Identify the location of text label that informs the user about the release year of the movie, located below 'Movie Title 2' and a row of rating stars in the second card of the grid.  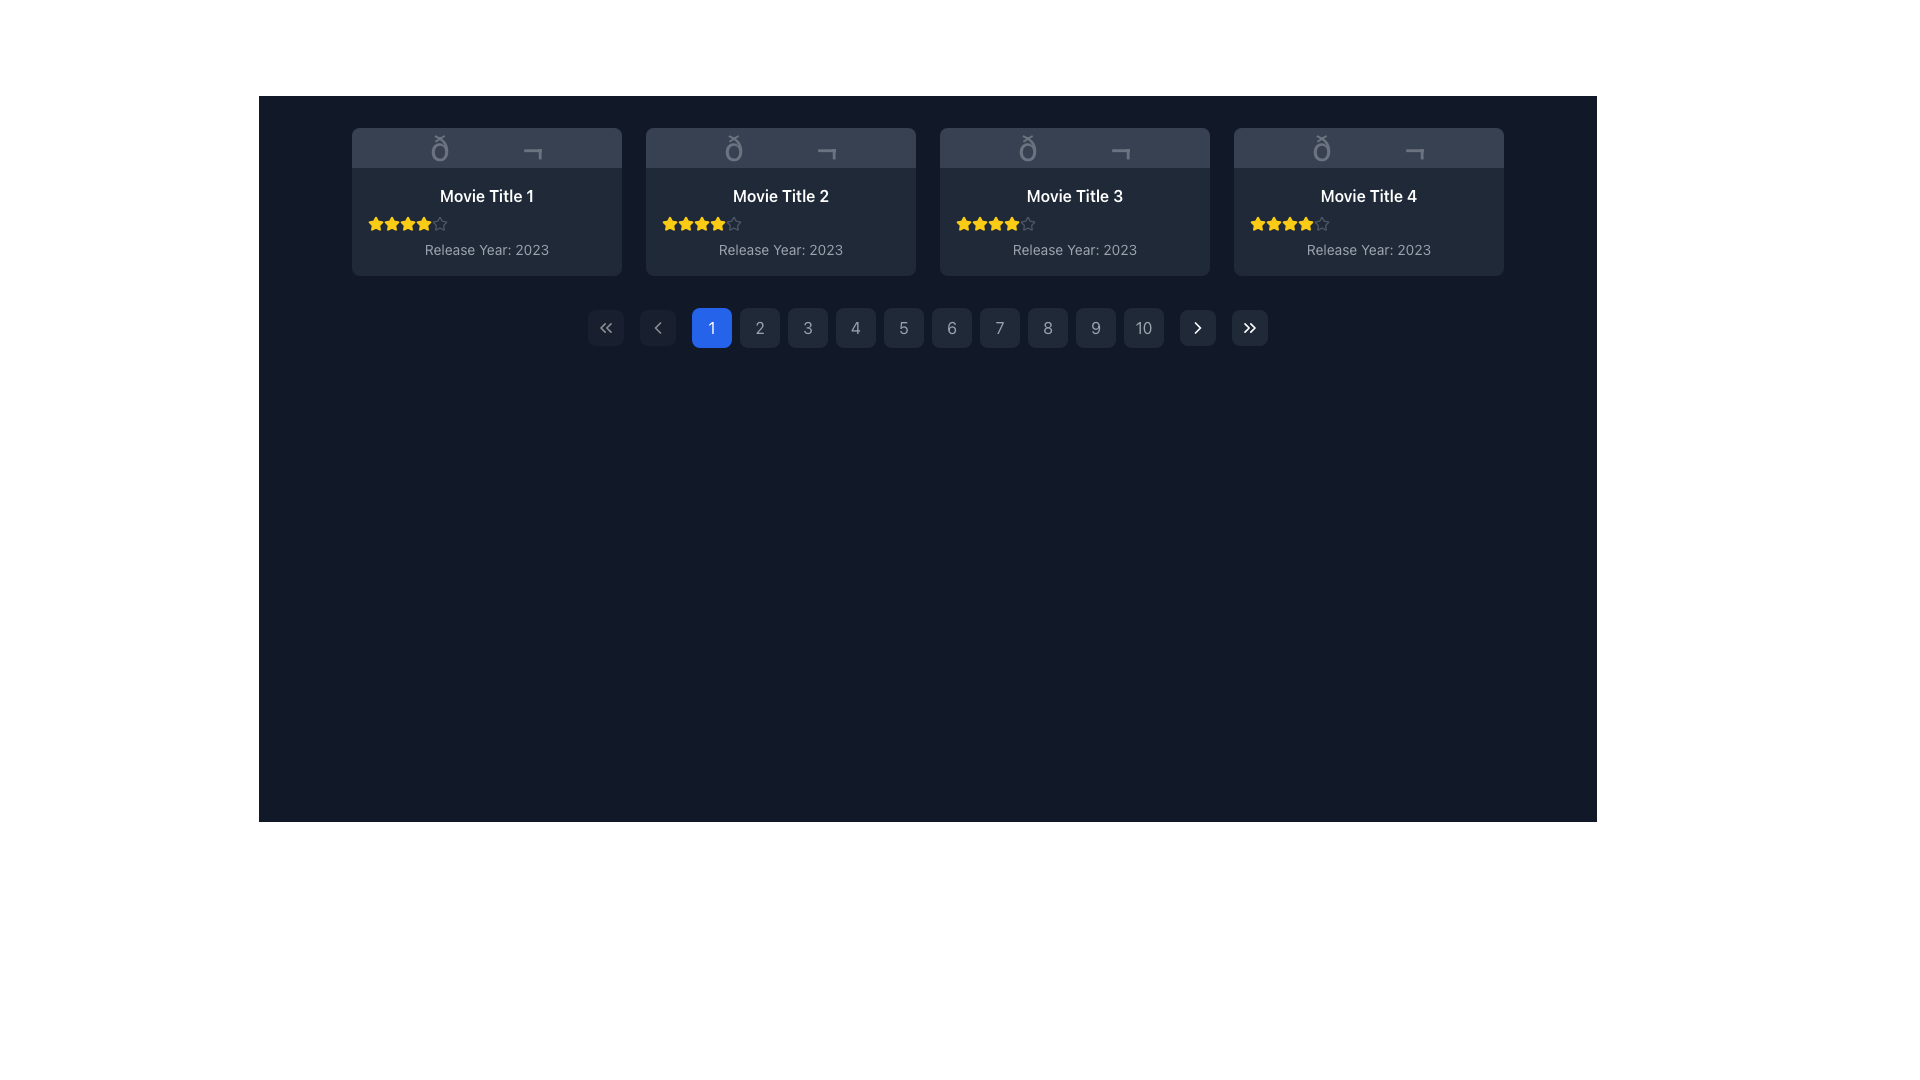
(780, 249).